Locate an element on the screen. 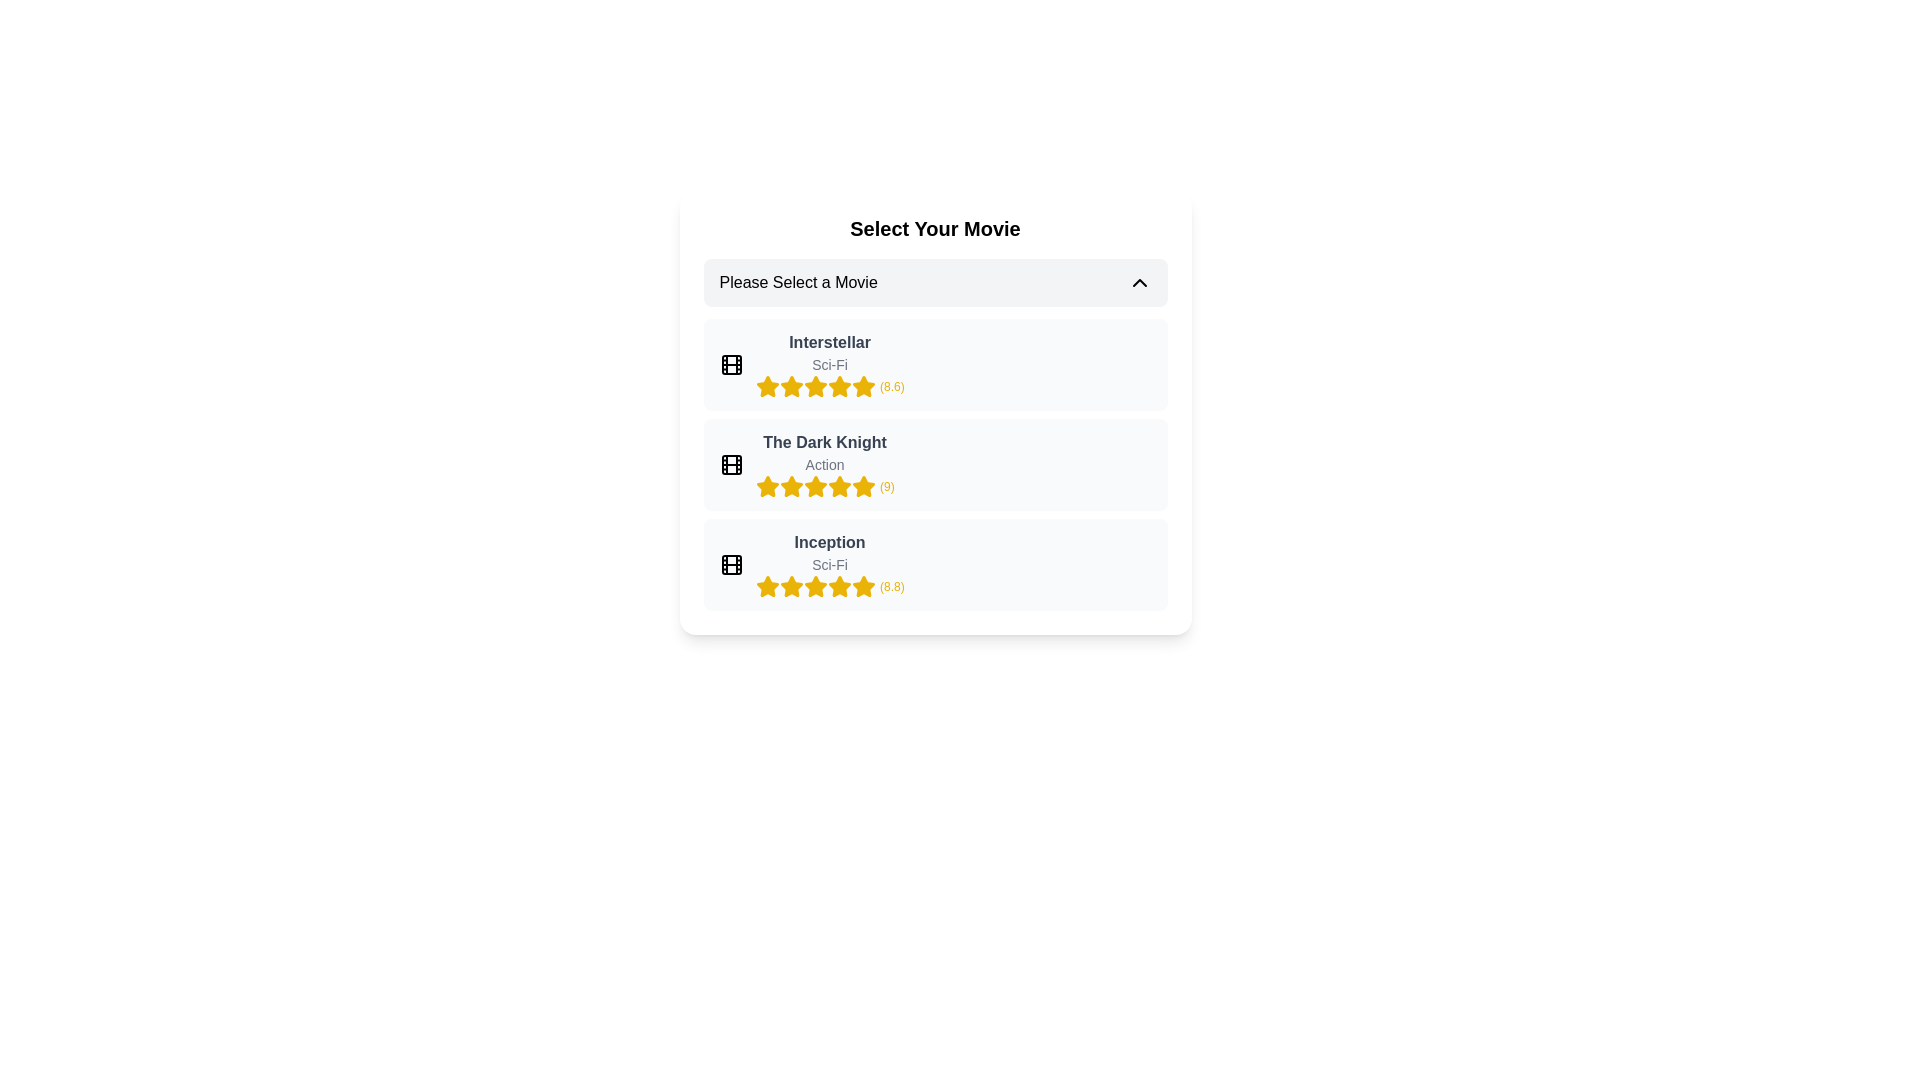  the fifth yellow star icon is located at coordinates (815, 585).